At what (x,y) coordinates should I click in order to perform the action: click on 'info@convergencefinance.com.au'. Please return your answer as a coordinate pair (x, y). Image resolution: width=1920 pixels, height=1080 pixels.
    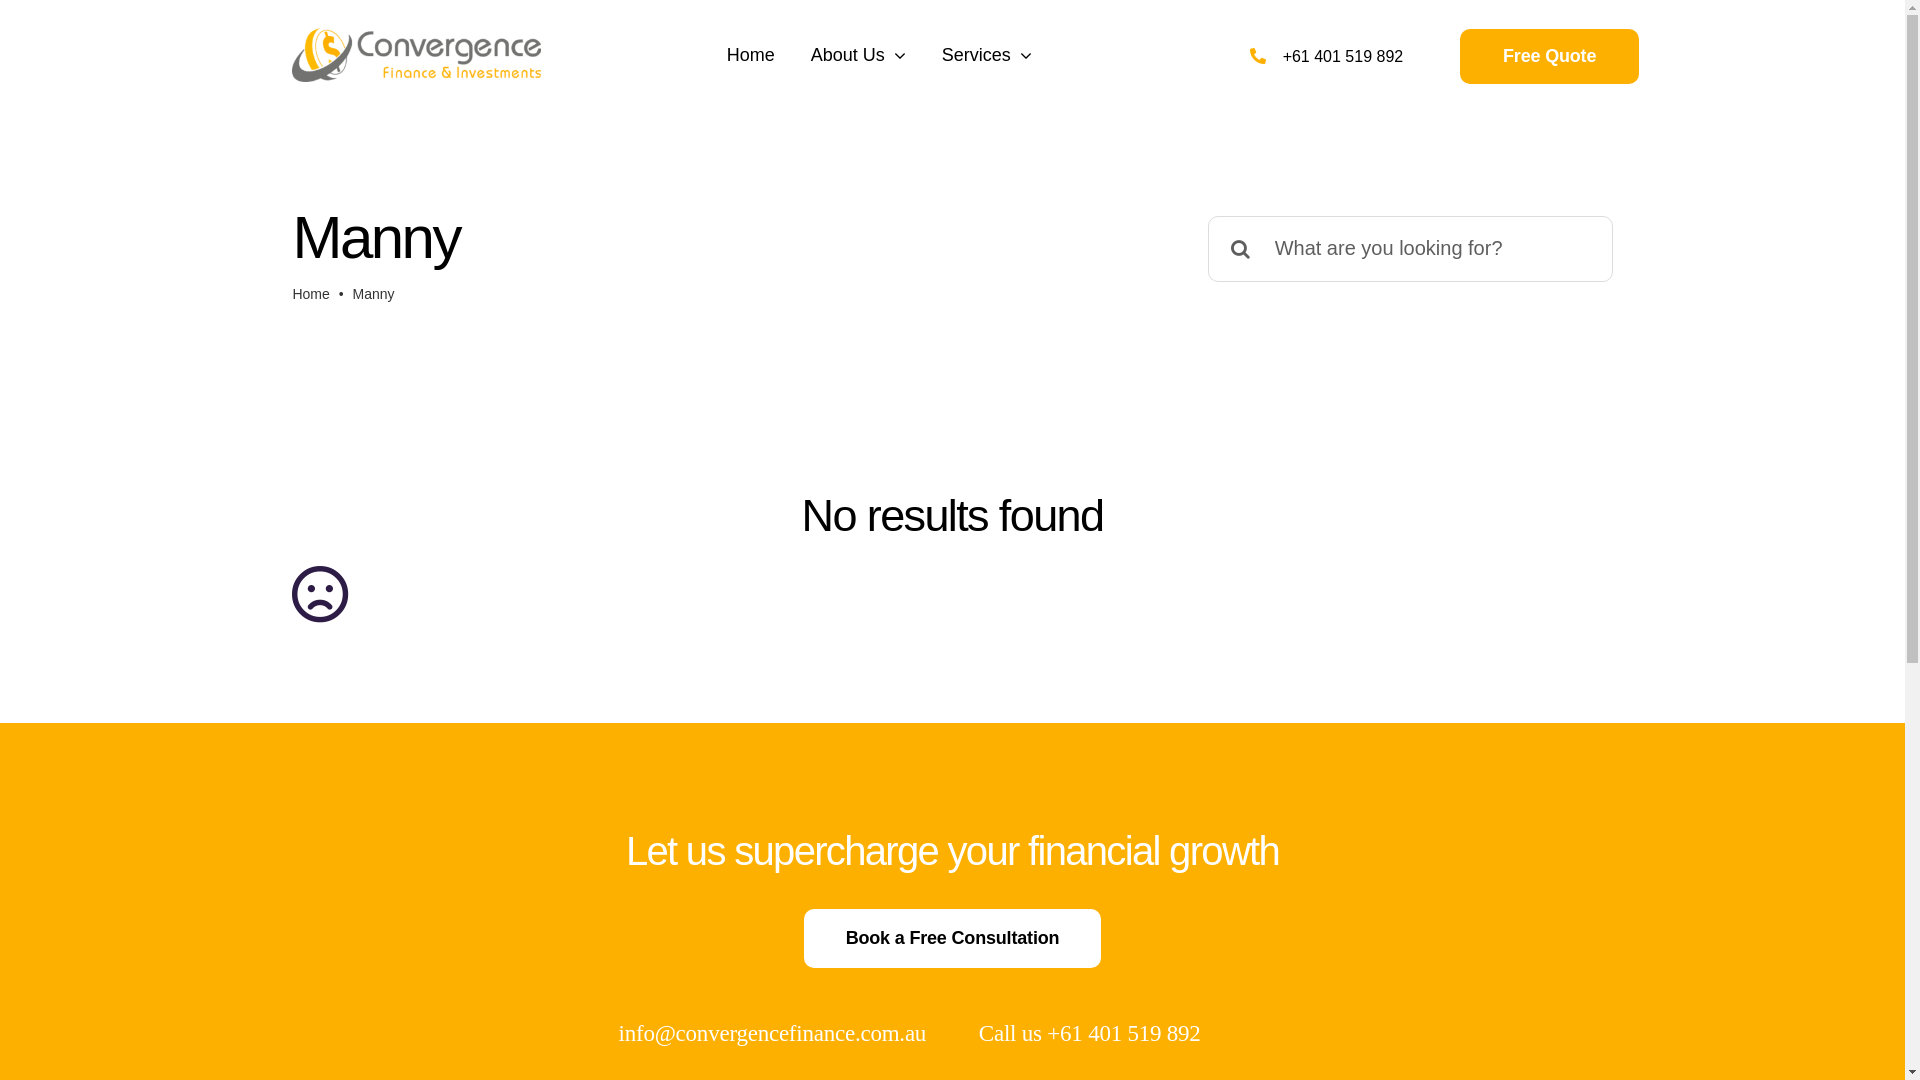
    Looking at the image, I should click on (771, 1033).